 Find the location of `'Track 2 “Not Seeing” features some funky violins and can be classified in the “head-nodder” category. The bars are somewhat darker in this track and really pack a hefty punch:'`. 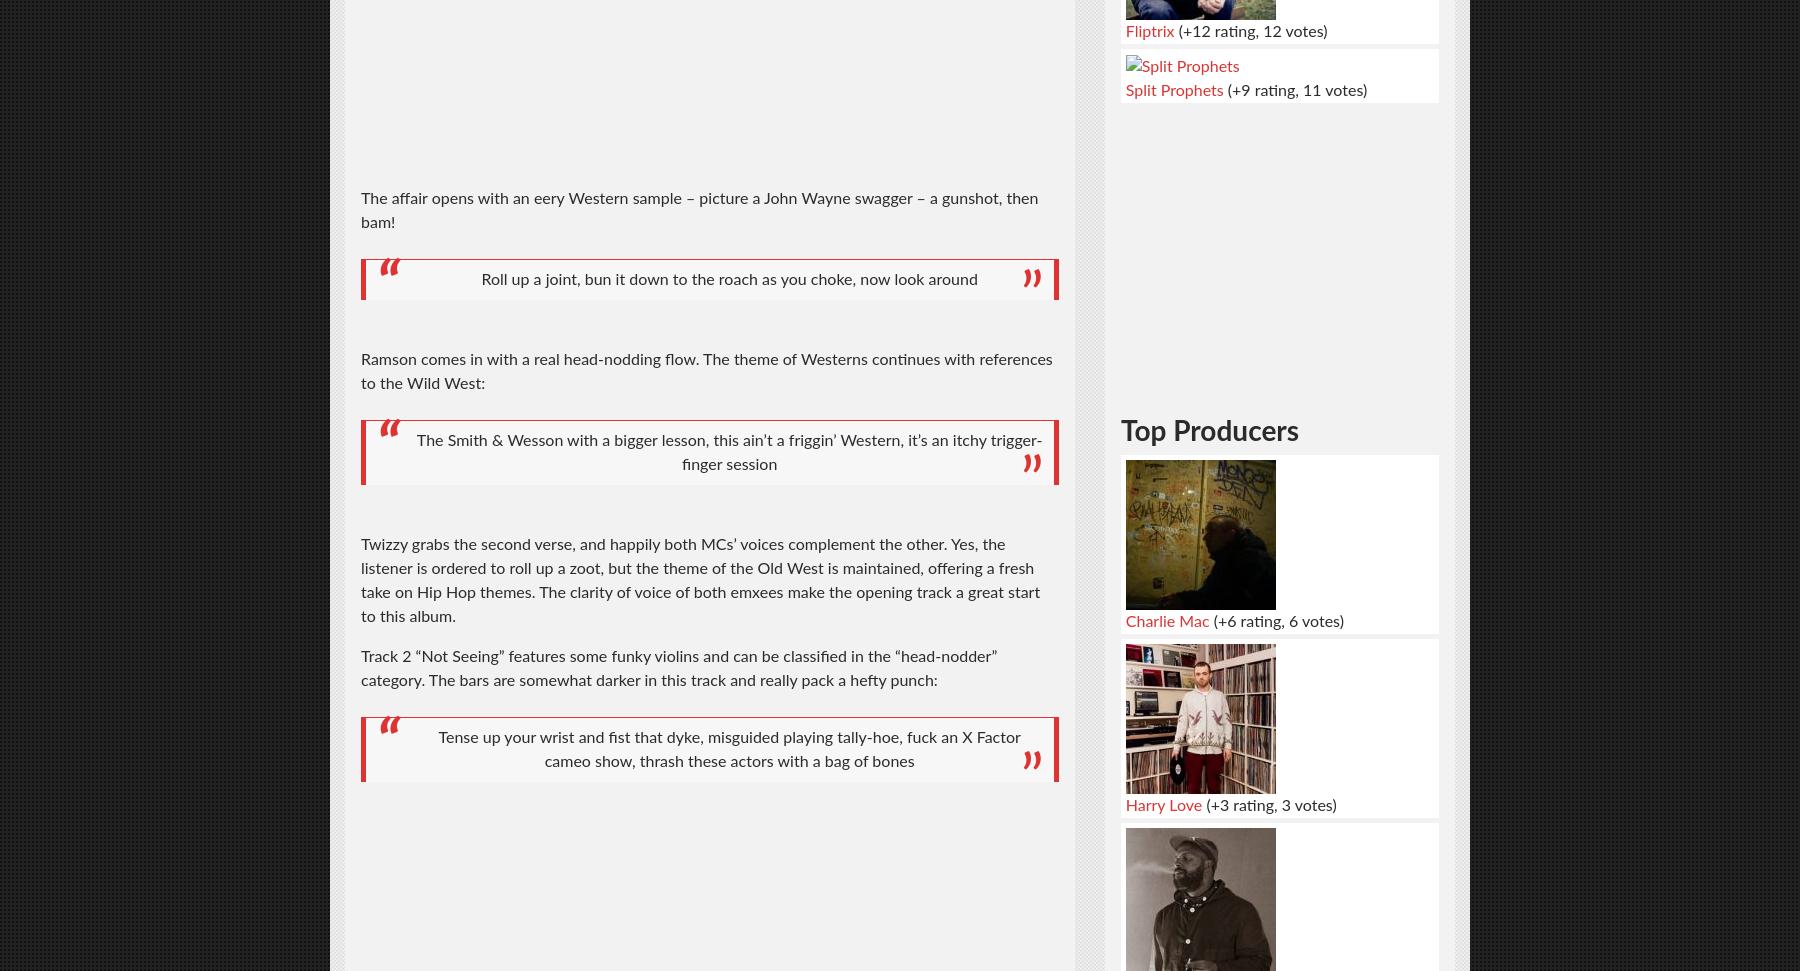

'Track 2 “Not Seeing” features some funky violins and can be classified in the “head-nodder” category. The bars are somewhat darker in this track and really pack a hefty punch:' is located at coordinates (677, 668).